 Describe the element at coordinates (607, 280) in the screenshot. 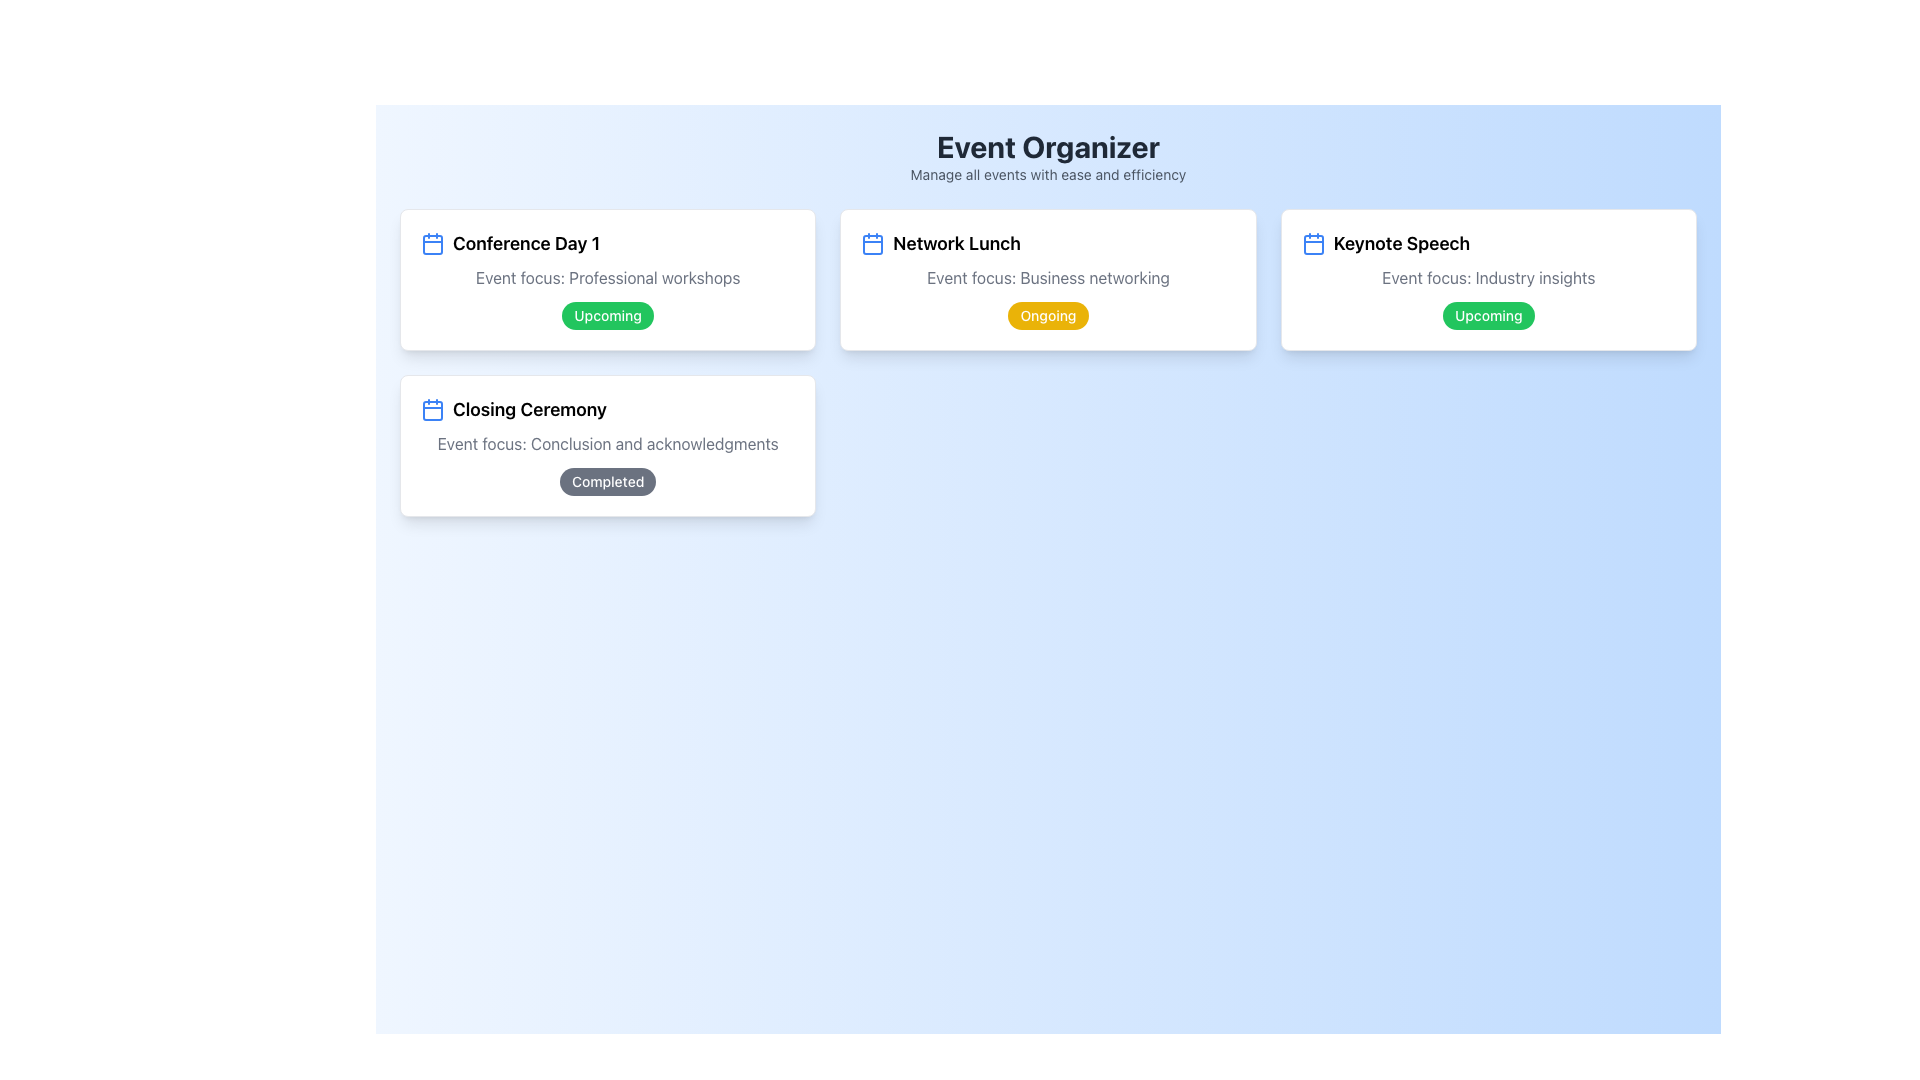

I see `the Event Information Card labeled 'Conference Day 1', located in the top-left section of the grid layout` at that location.